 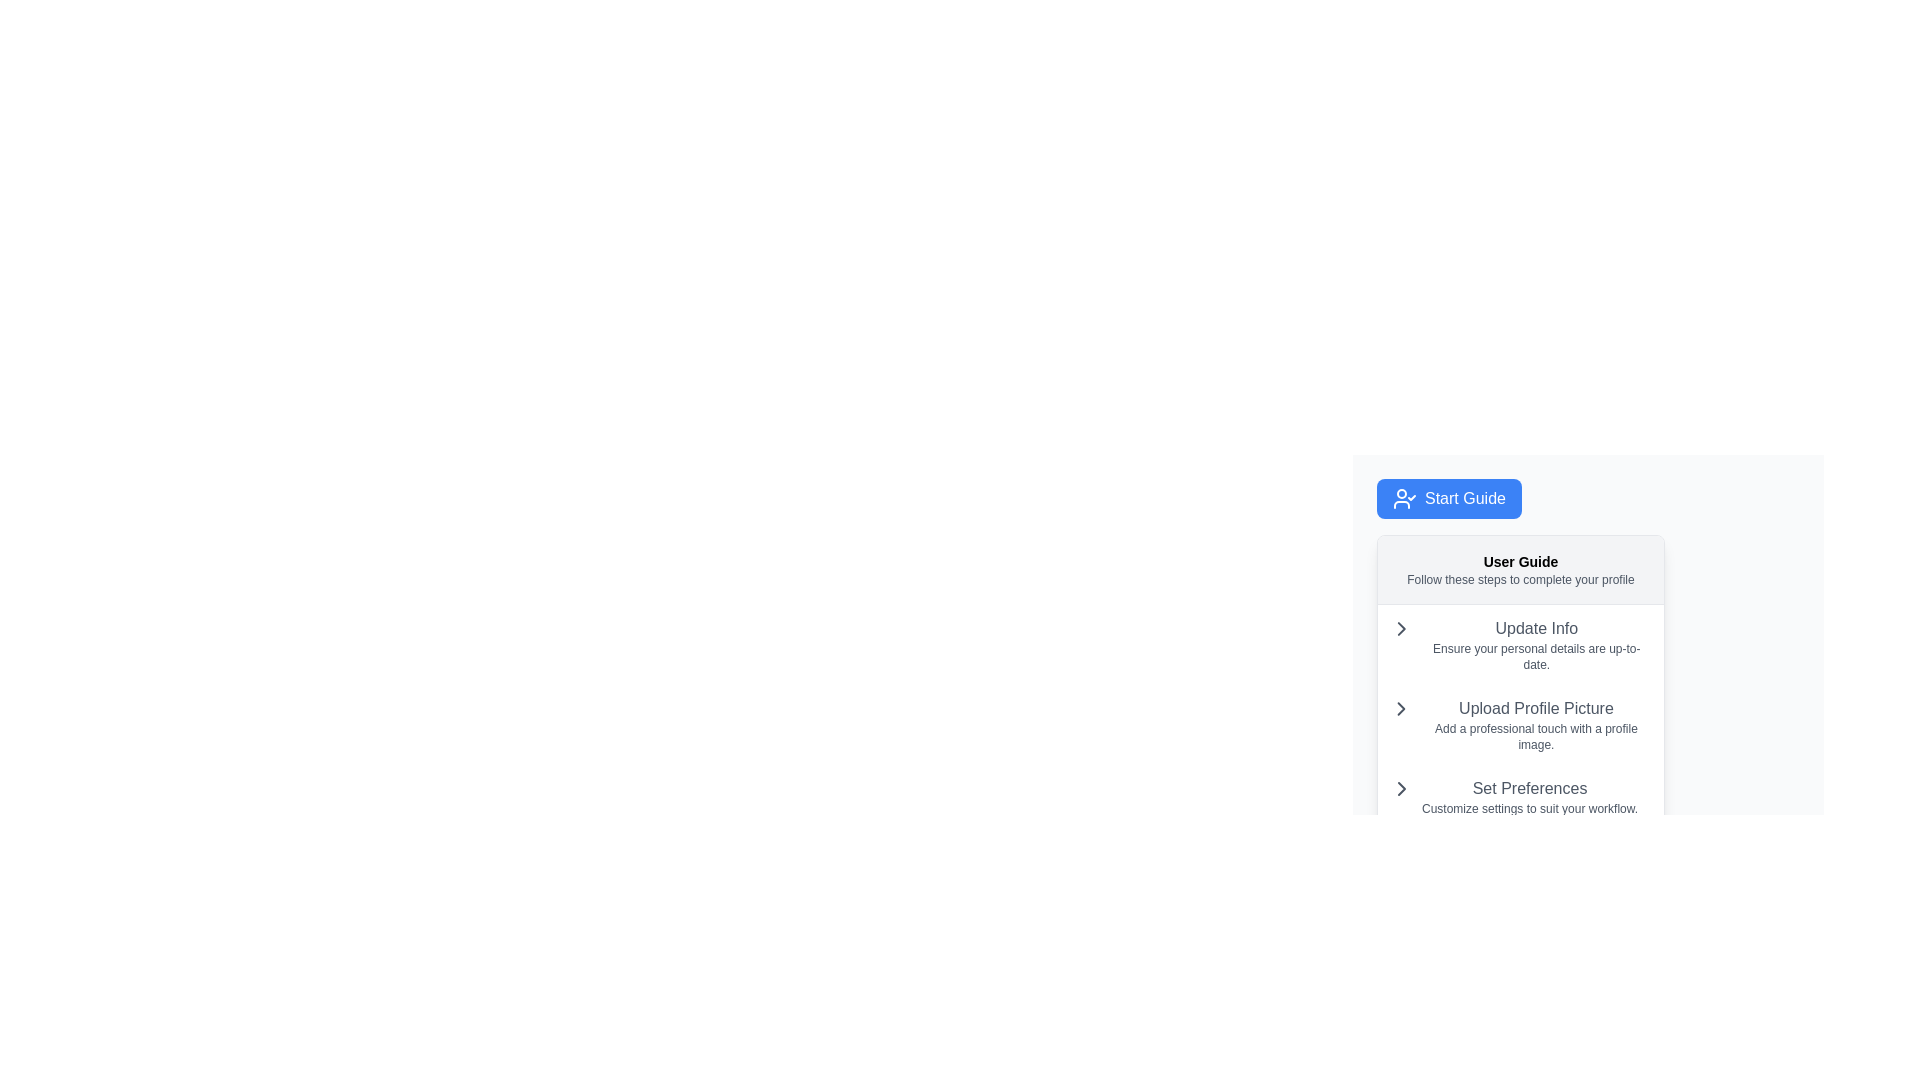 I want to click on the 'chevron right' SVG icon indicating navigation next to the 'Set Preferences' text to focus on it, so click(x=1400, y=788).